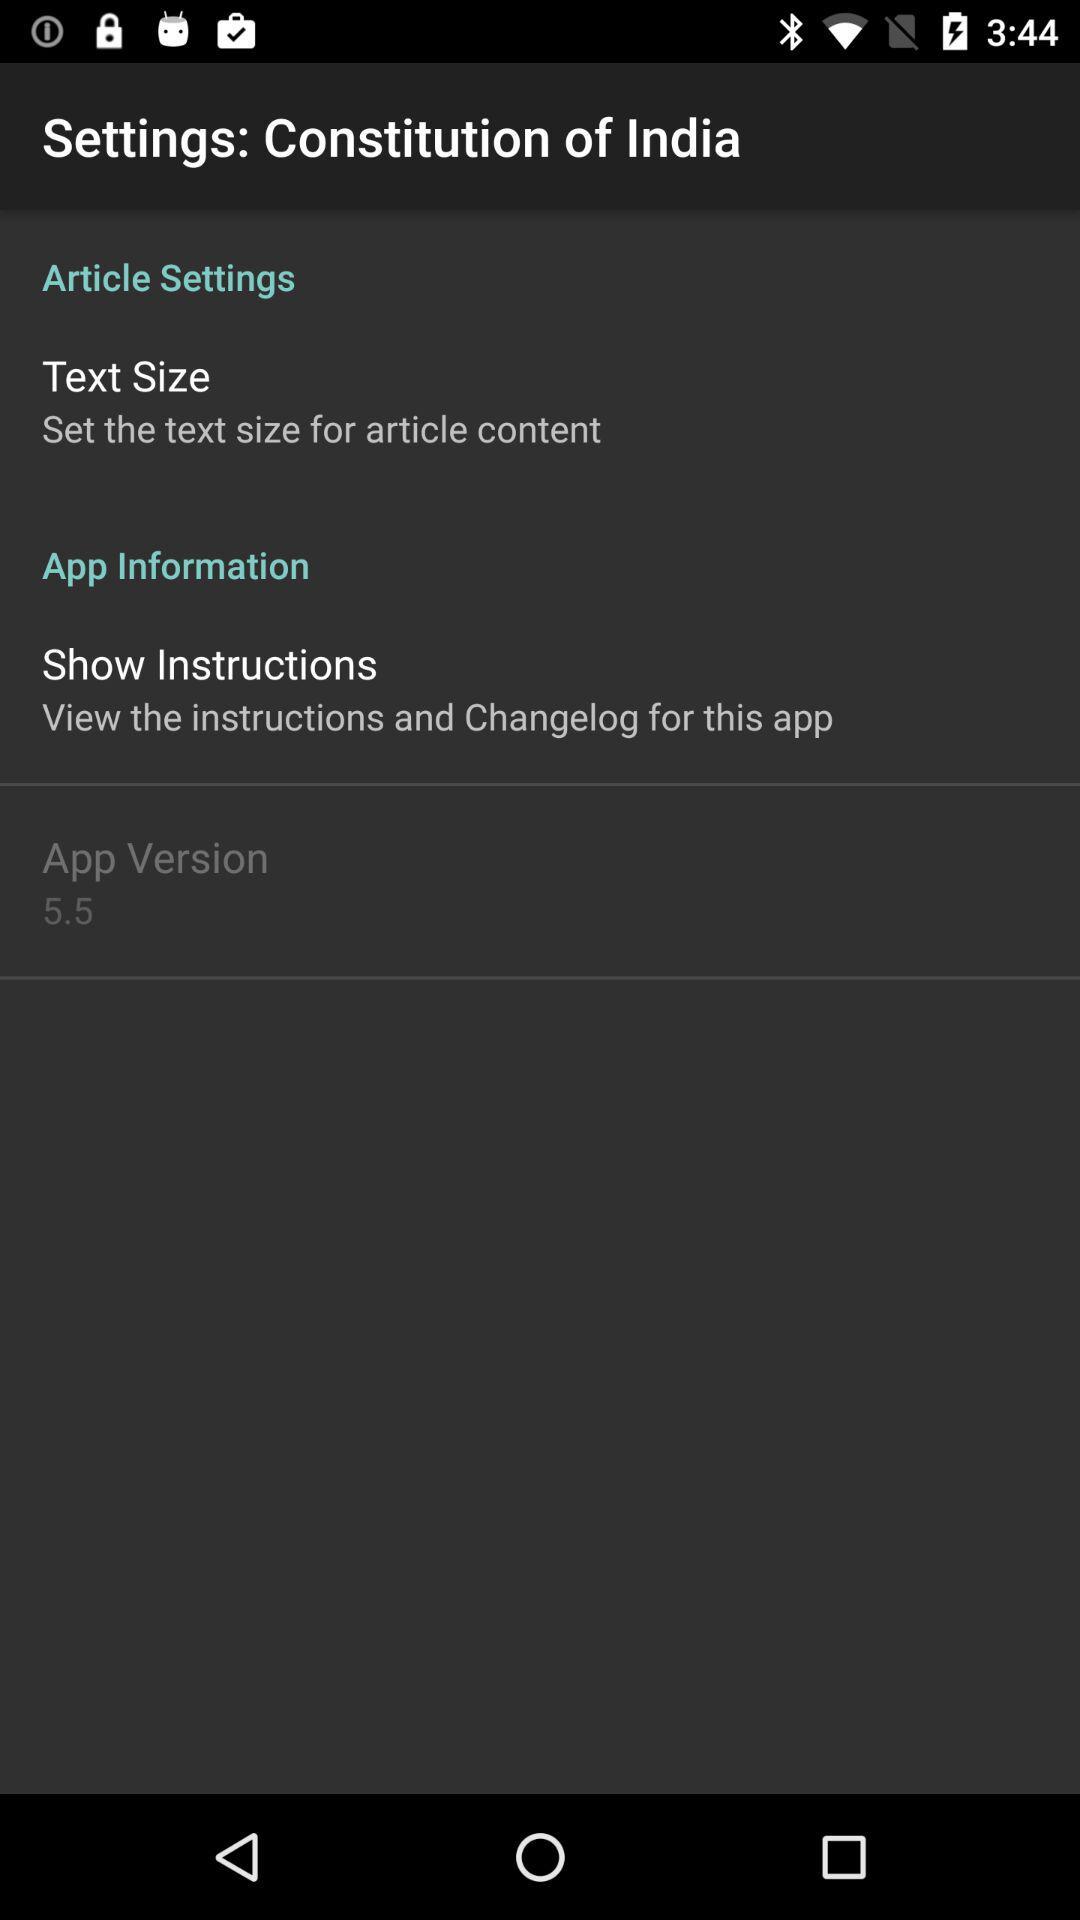 Image resolution: width=1080 pixels, height=1920 pixels. Describe the element at coordinates (436, 716) in the screenshot. I see `view the instructions` at that location.